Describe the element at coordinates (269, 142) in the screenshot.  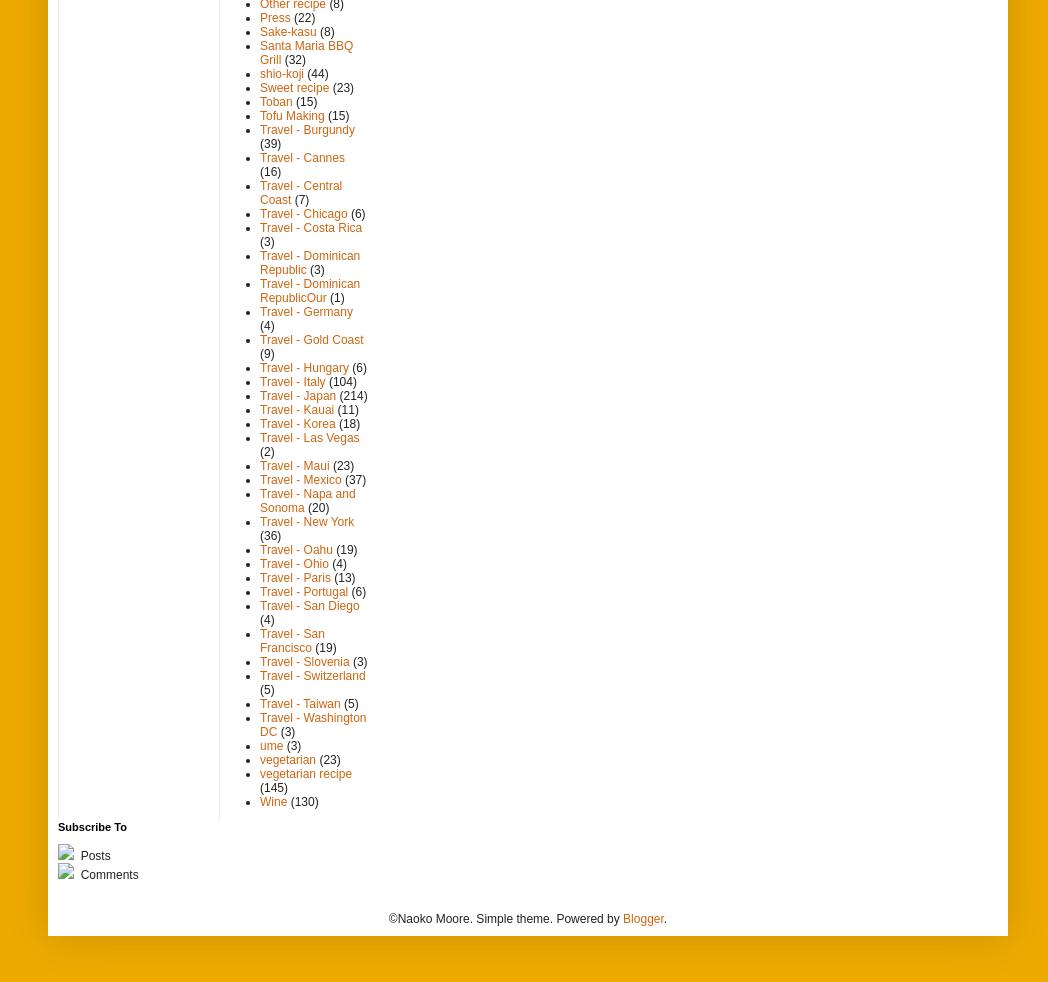
I see `'(39)'` at that location.